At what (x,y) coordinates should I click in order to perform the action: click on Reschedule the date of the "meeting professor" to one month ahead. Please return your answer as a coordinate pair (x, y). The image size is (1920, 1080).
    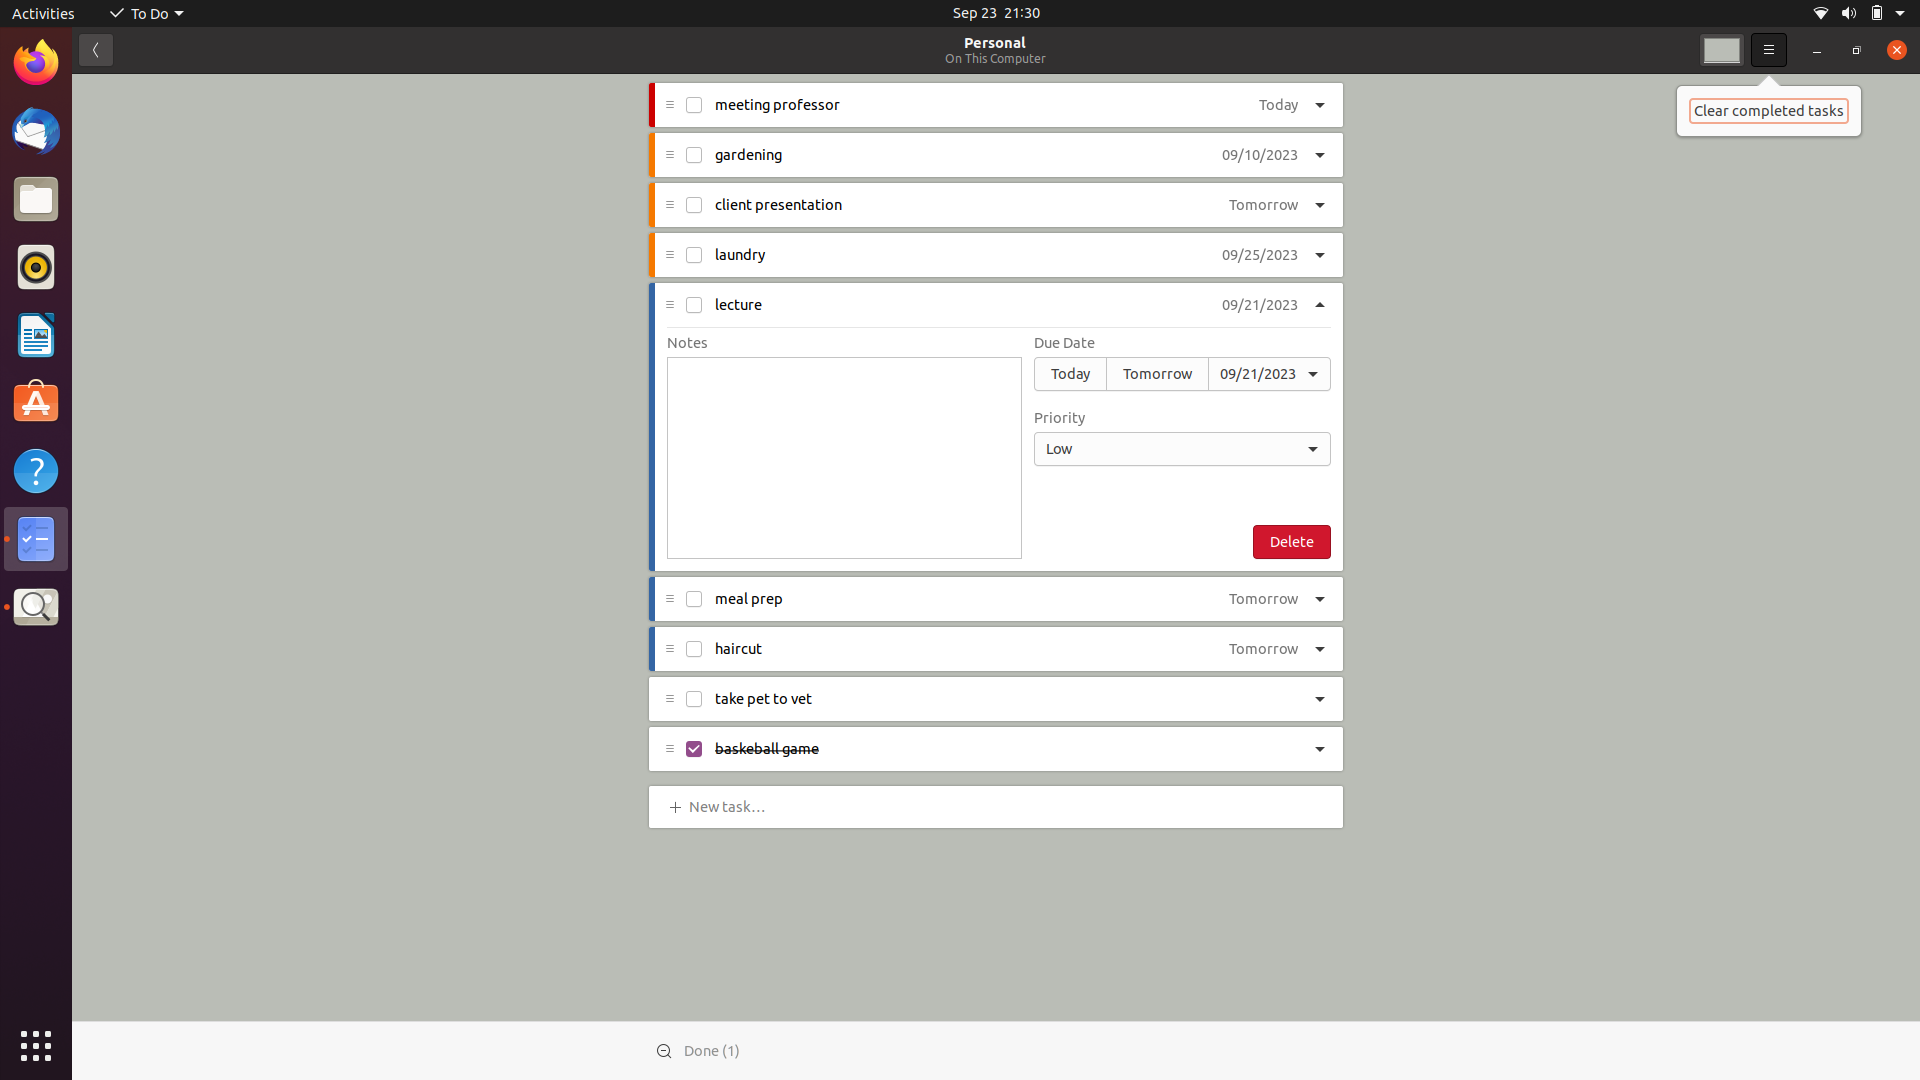
    Looking at the image, I should click on (1271, 107).